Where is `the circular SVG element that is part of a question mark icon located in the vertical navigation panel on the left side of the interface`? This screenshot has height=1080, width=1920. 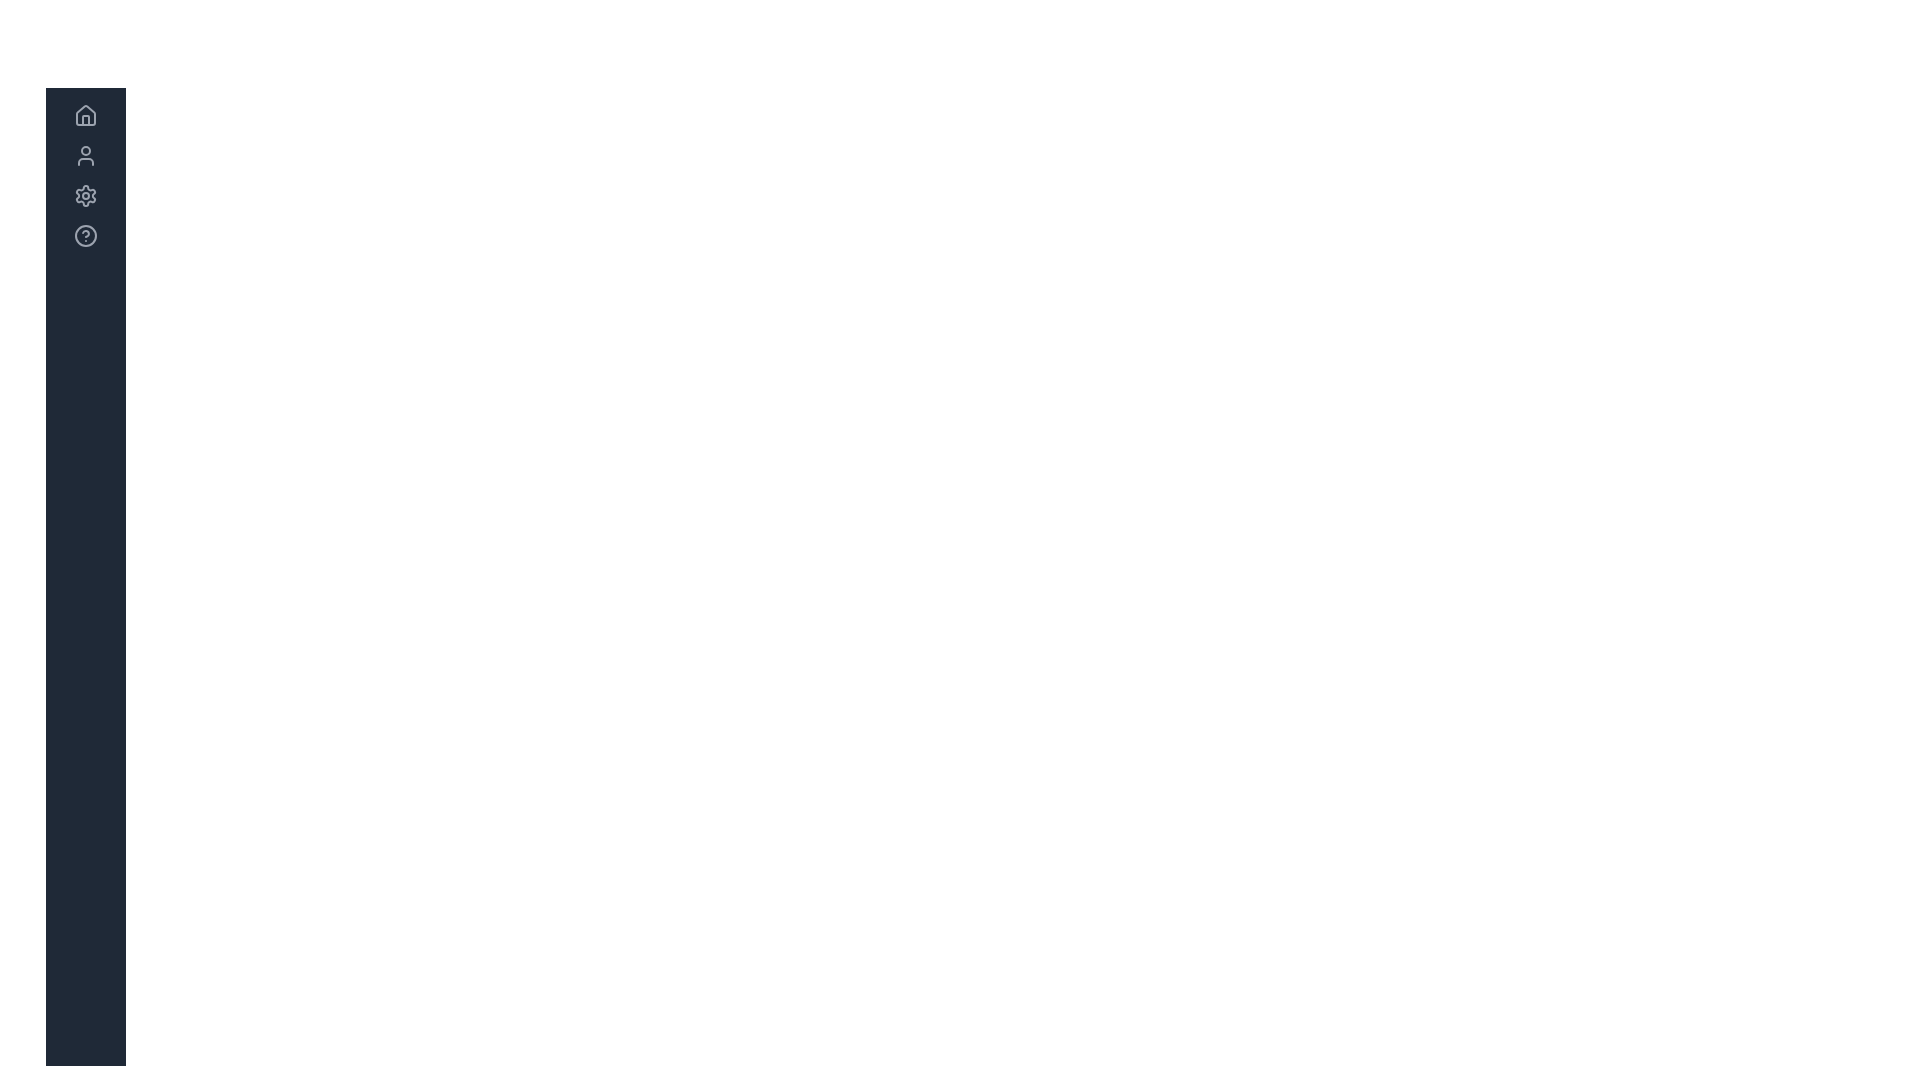 the circular SVG element that is part of a question mark icon located in the vertical navigation panel on the left side of the interface is located at coordinates (85, 234).